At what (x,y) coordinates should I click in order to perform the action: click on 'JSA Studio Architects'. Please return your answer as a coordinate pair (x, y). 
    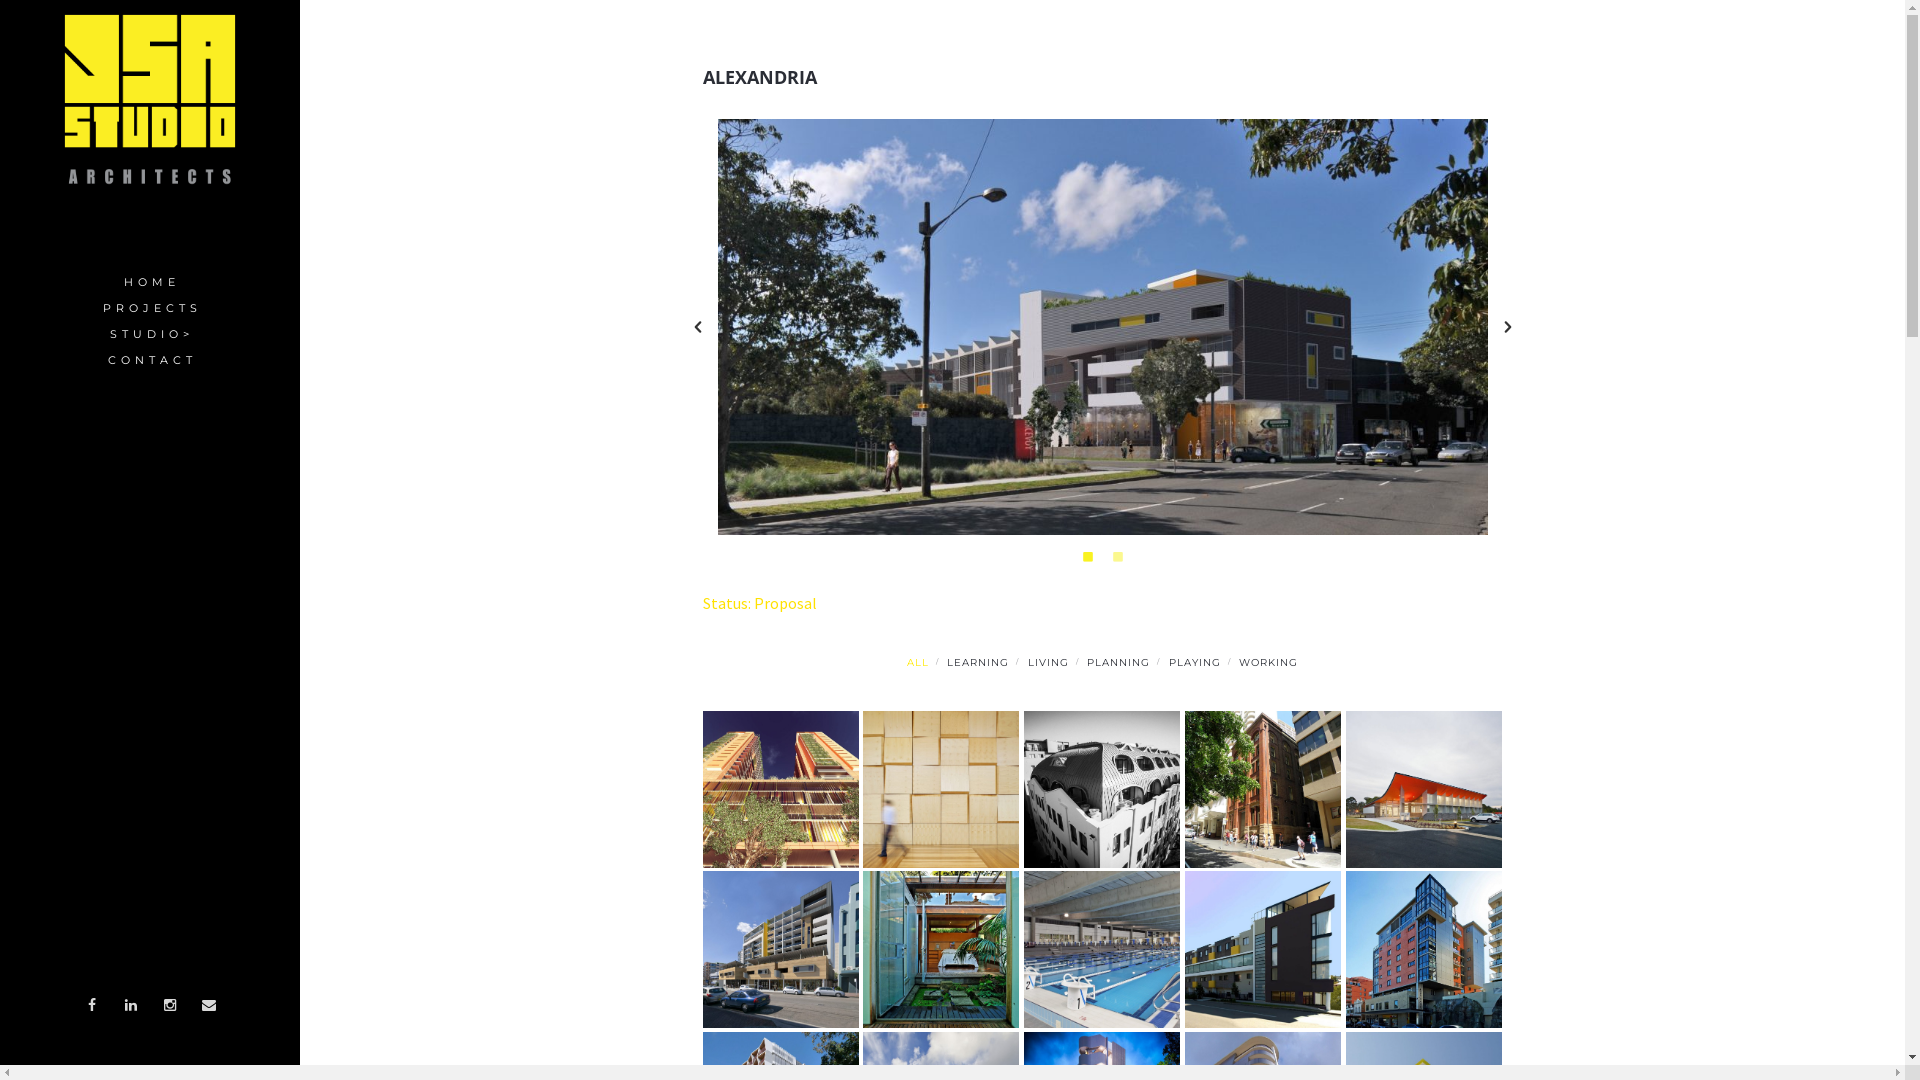
    Looking at the image, I should click on (148, 99).